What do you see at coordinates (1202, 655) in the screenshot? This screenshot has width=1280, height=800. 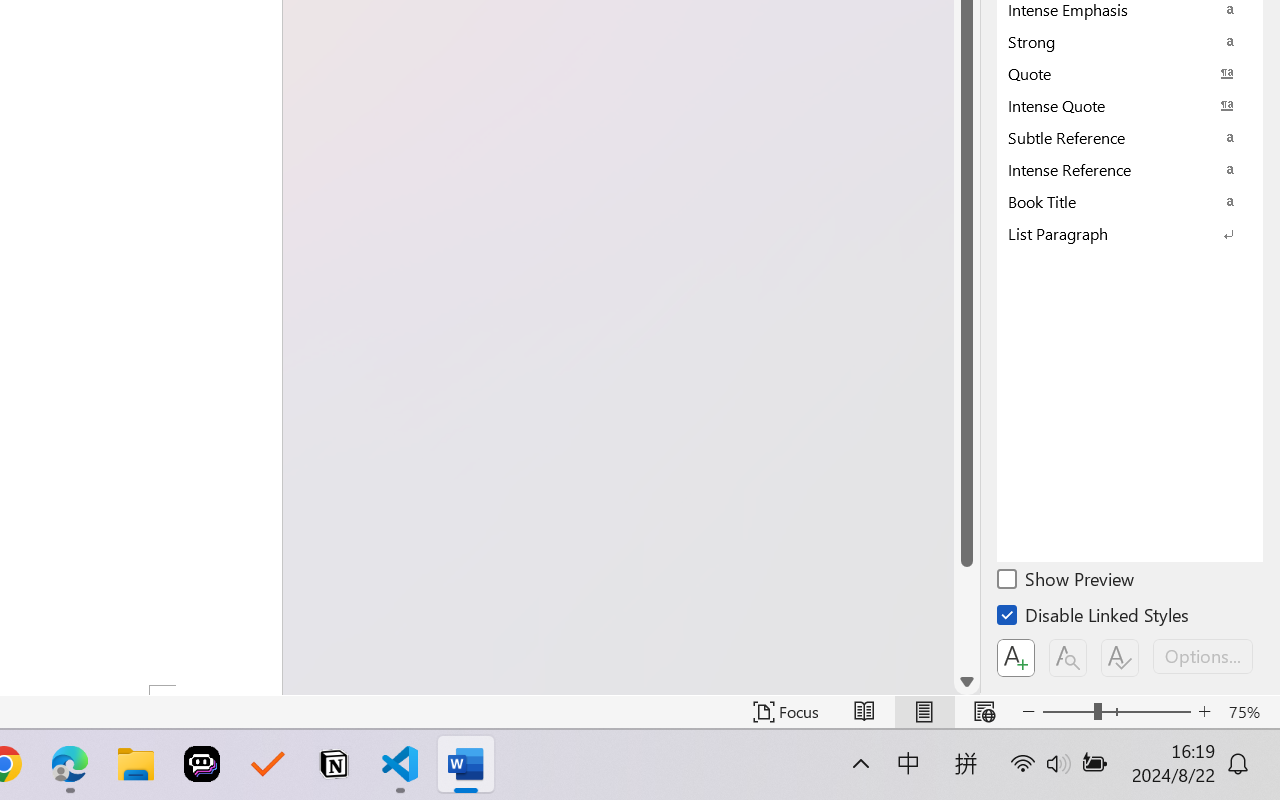 I see `'Options...'` at bounding box center [1202, 655].